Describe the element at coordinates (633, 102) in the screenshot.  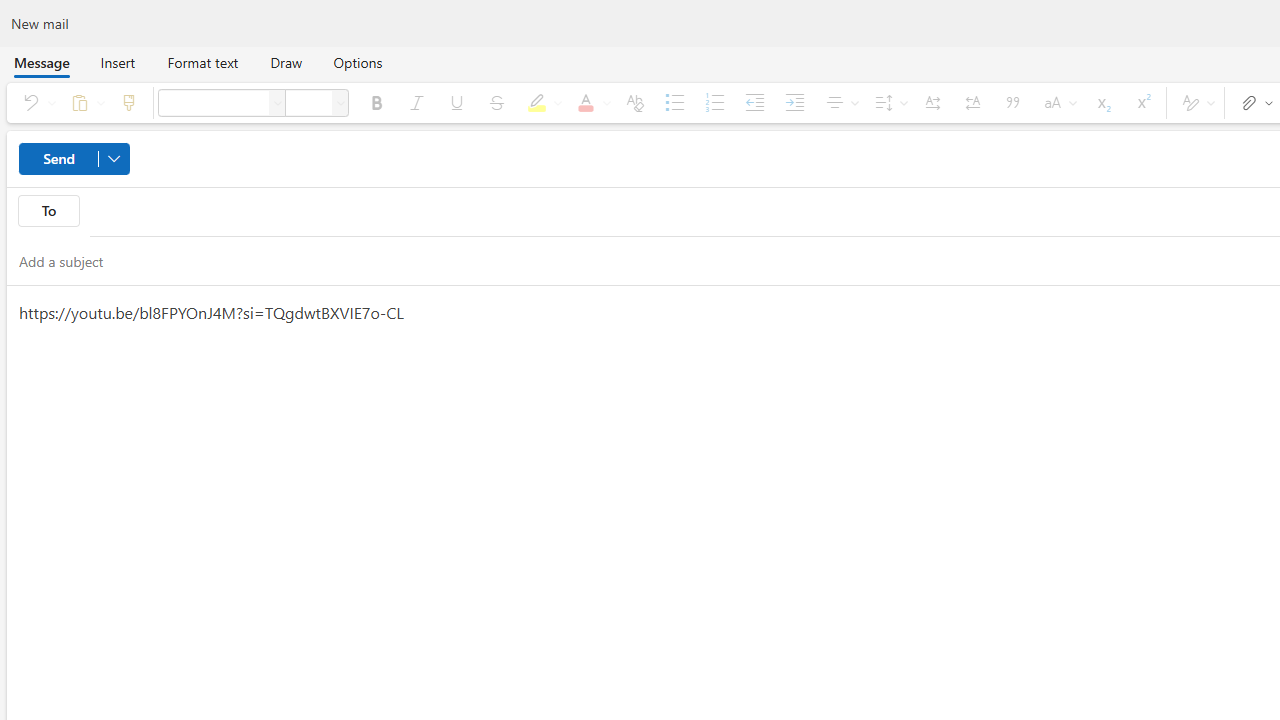
I see `'Clear formatting'` at that location.